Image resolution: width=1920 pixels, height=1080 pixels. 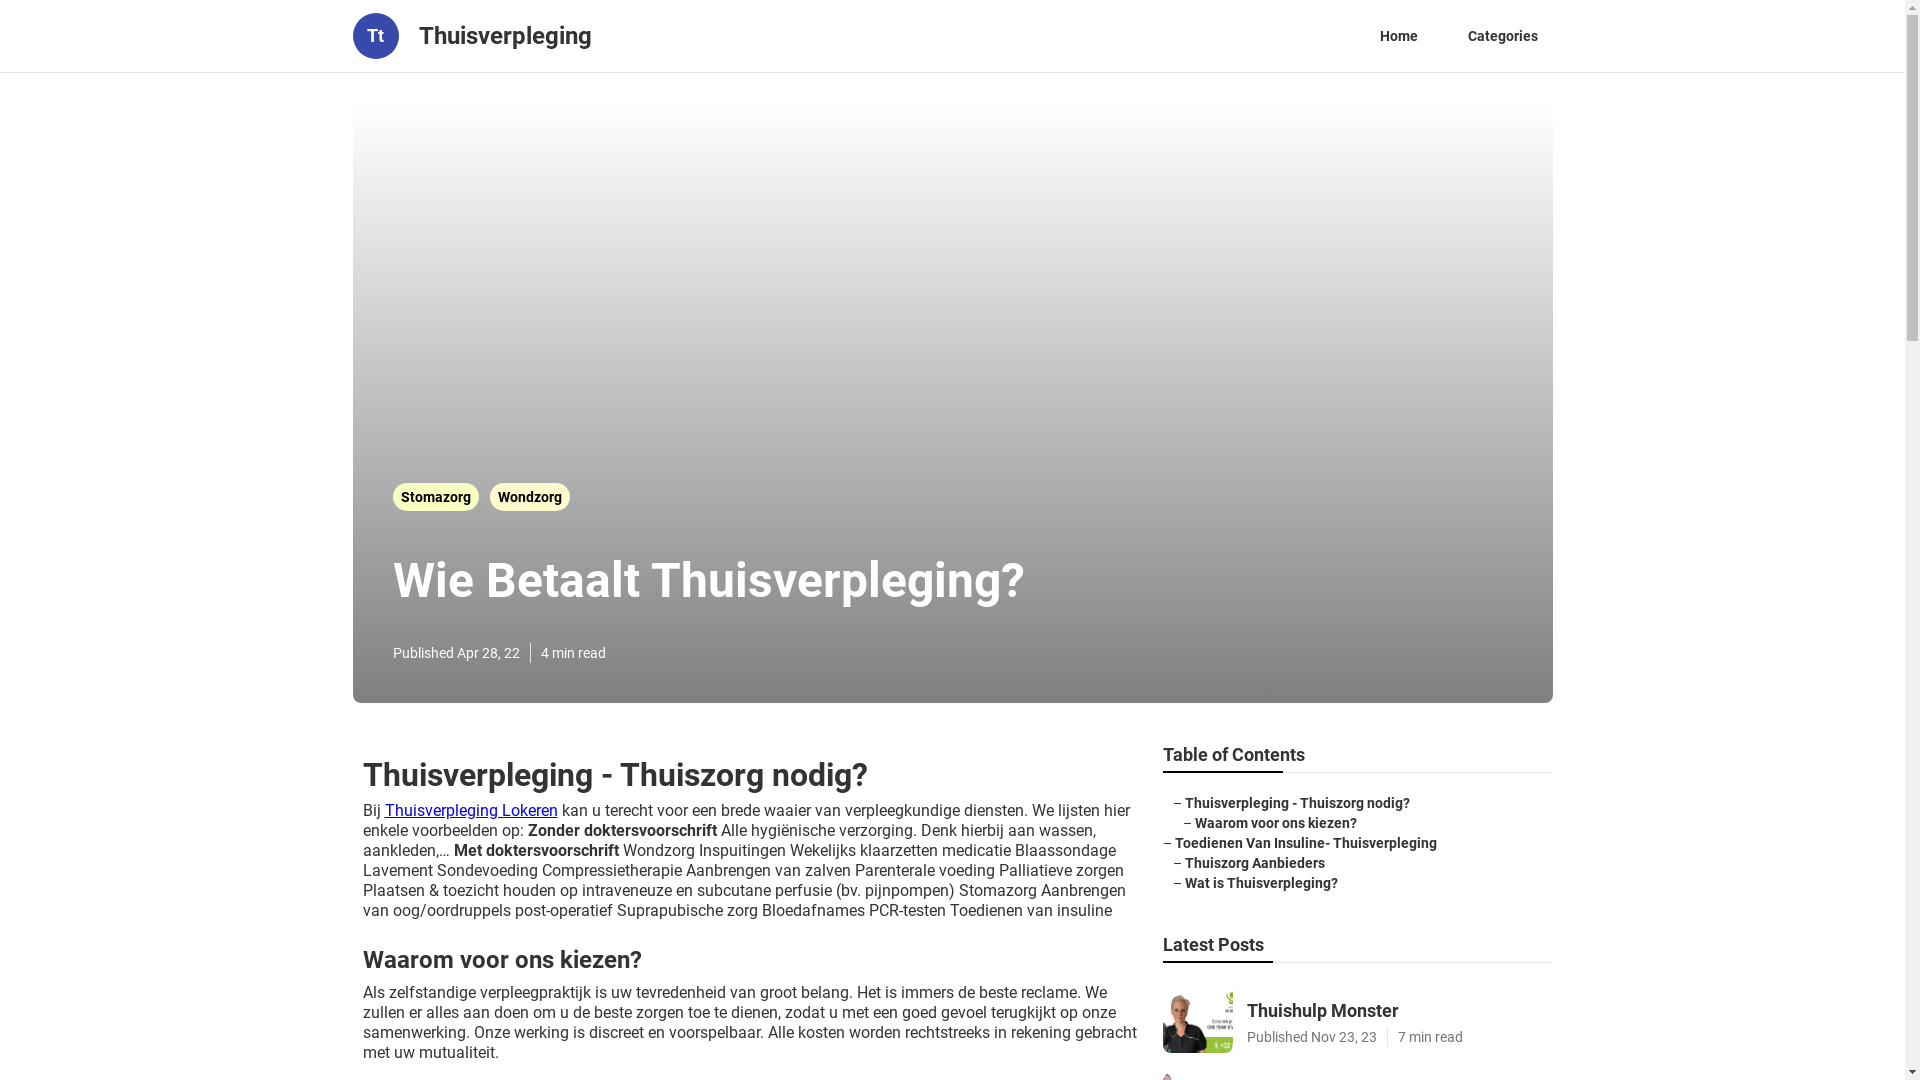 What do you see at coordinates (435, 496) in the screenshot?
I see `'Stomazorg'` at bounding box center [435, 496].